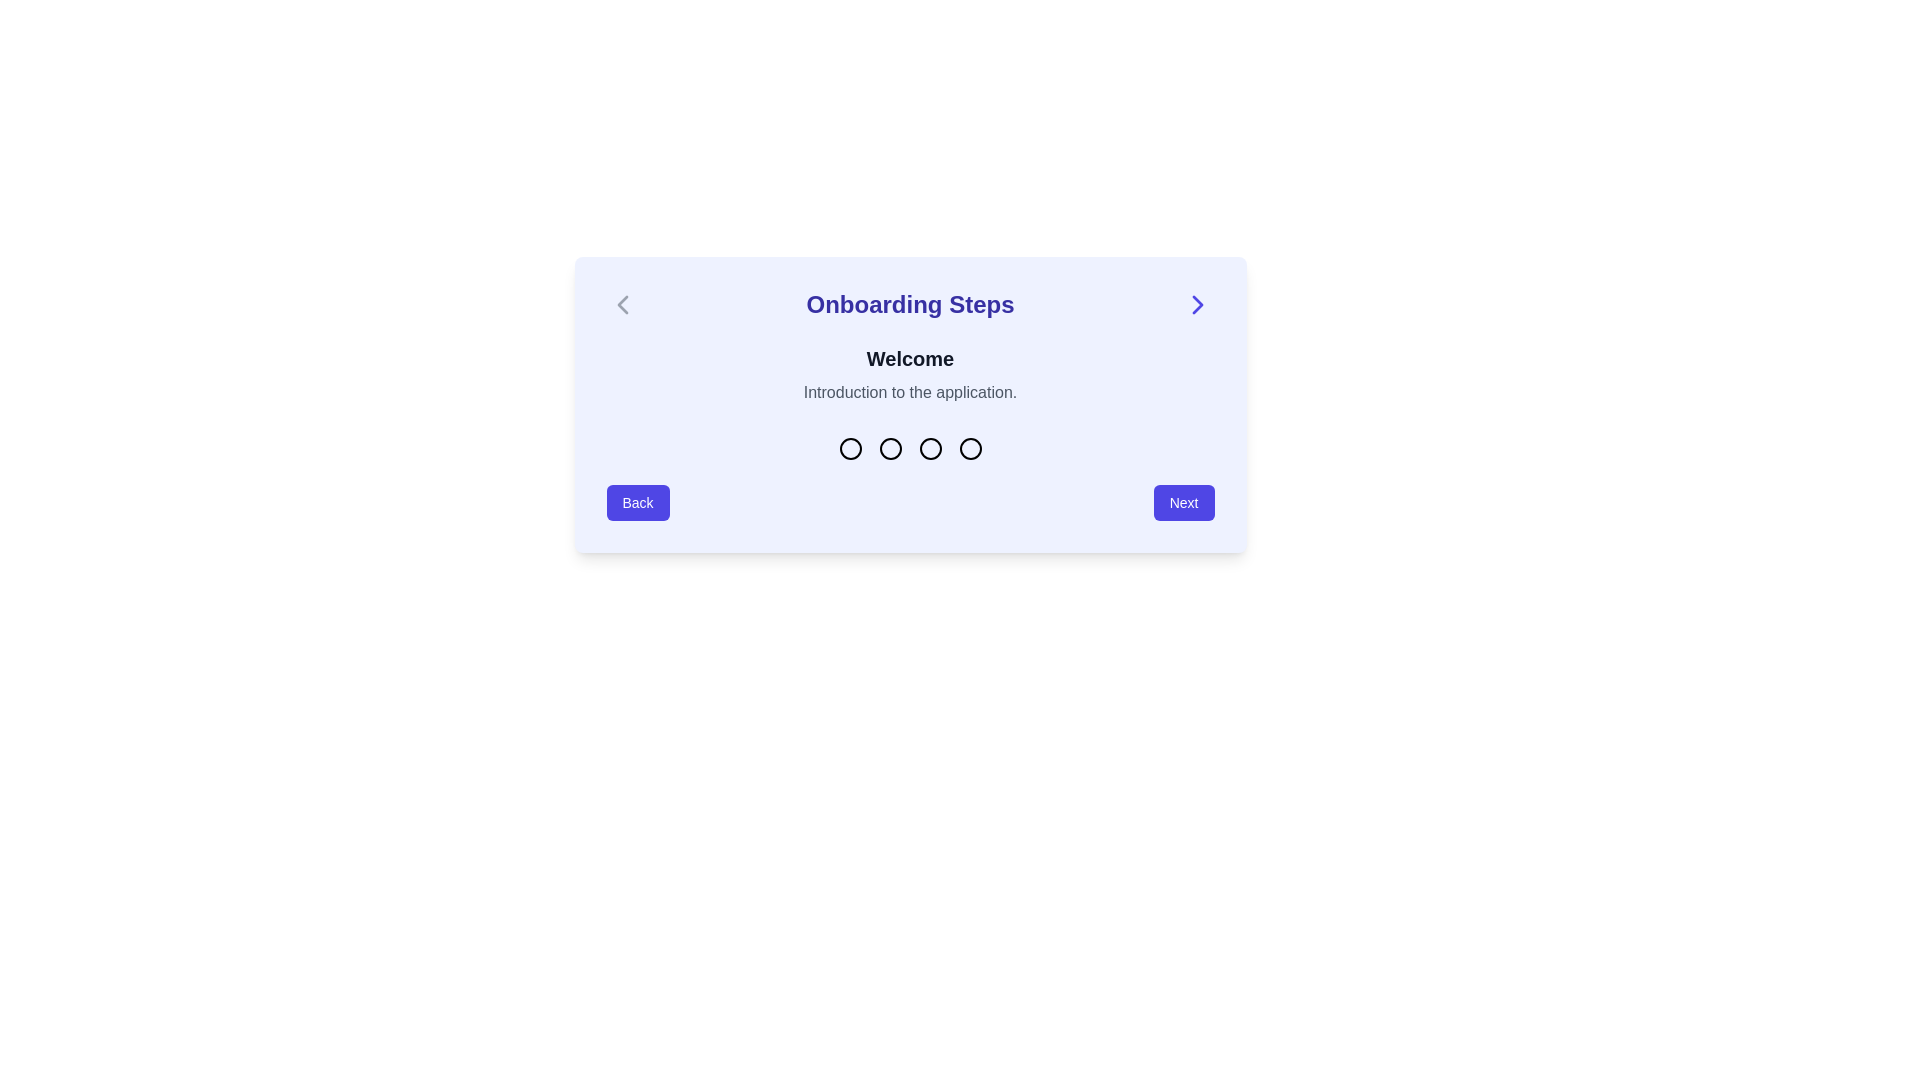 The image size is (1920, 1080). I want to click on the left-pointing chevron icon located in the upper-left section of the panel, immediately to the left of the title 'Onboarding Steps.', so click(621, 304).